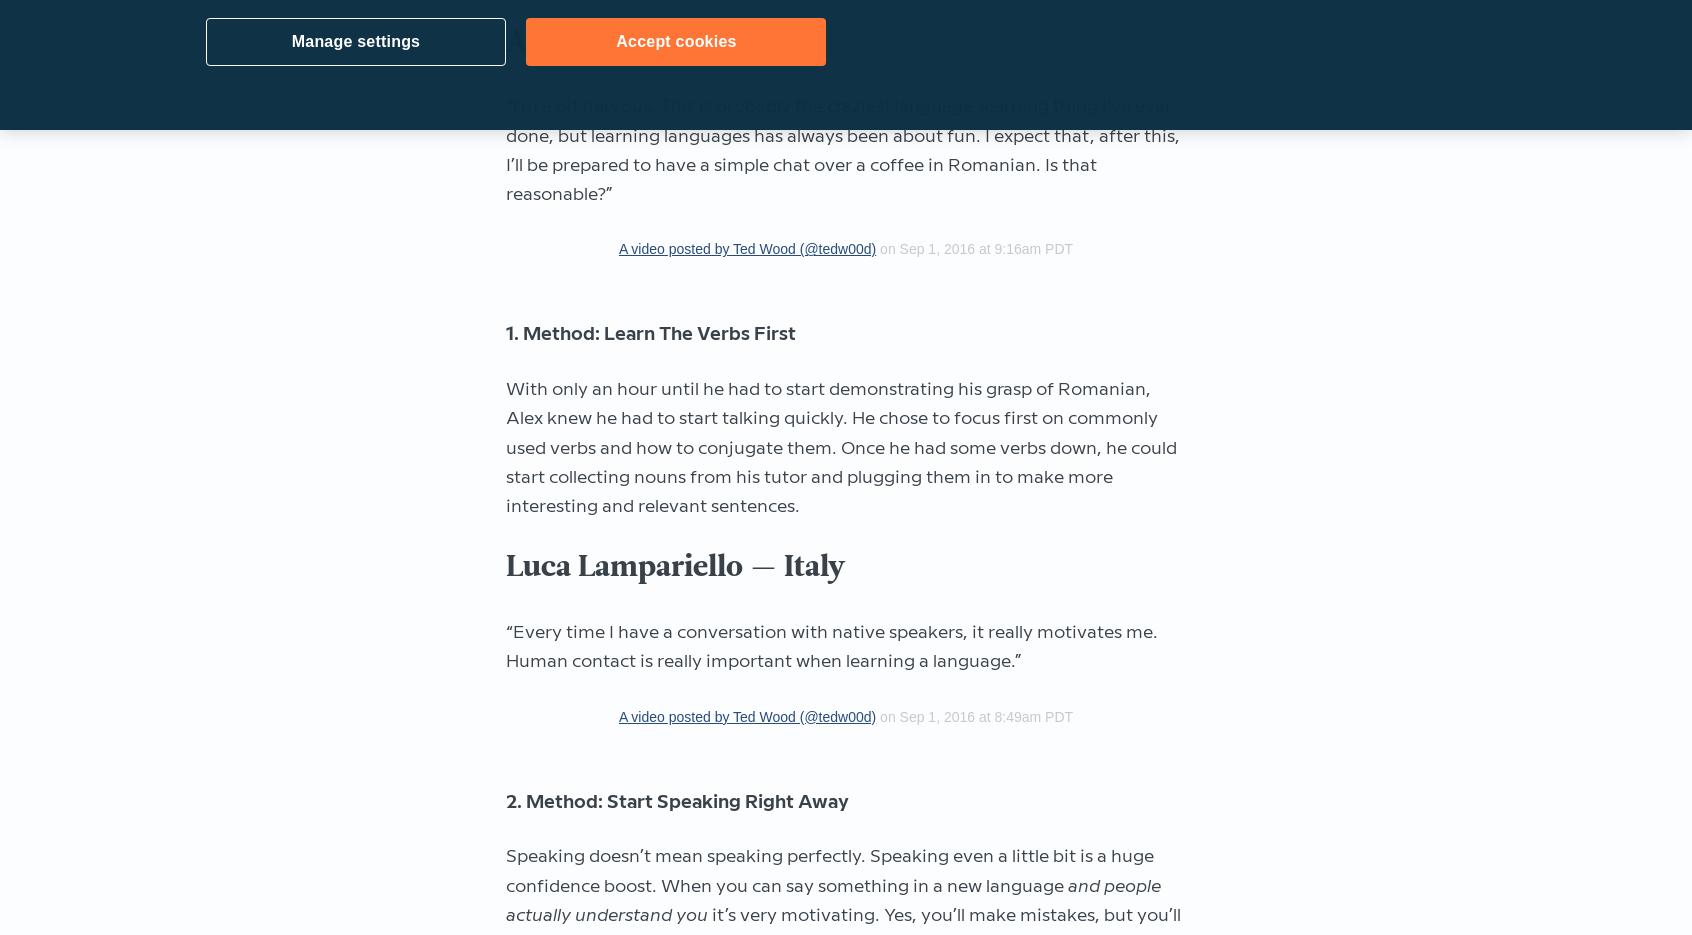 Image resolution: width=1692 pixels, height=935 pixels. I want to click on '1. Method: Learn The Verbs First', so click(651, 334).